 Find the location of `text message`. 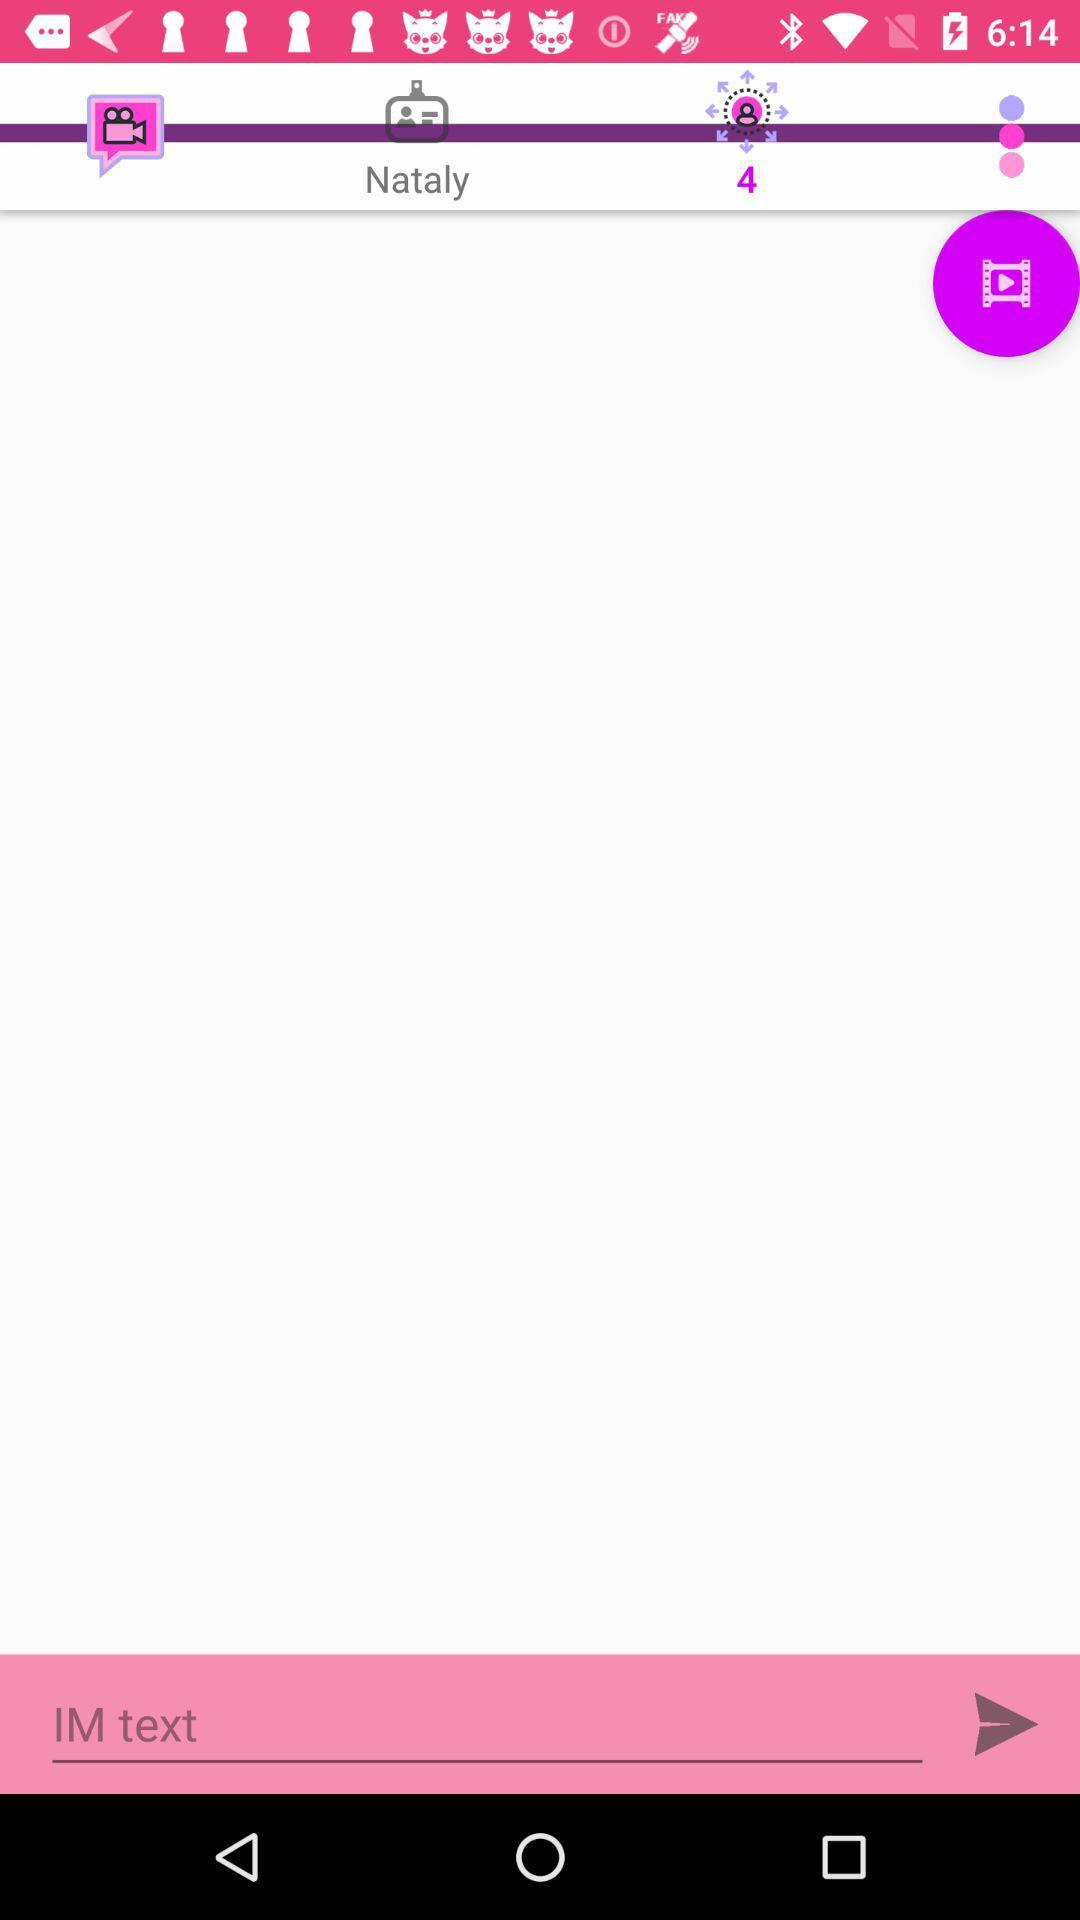

text message is located at coordinates (487, 1723).